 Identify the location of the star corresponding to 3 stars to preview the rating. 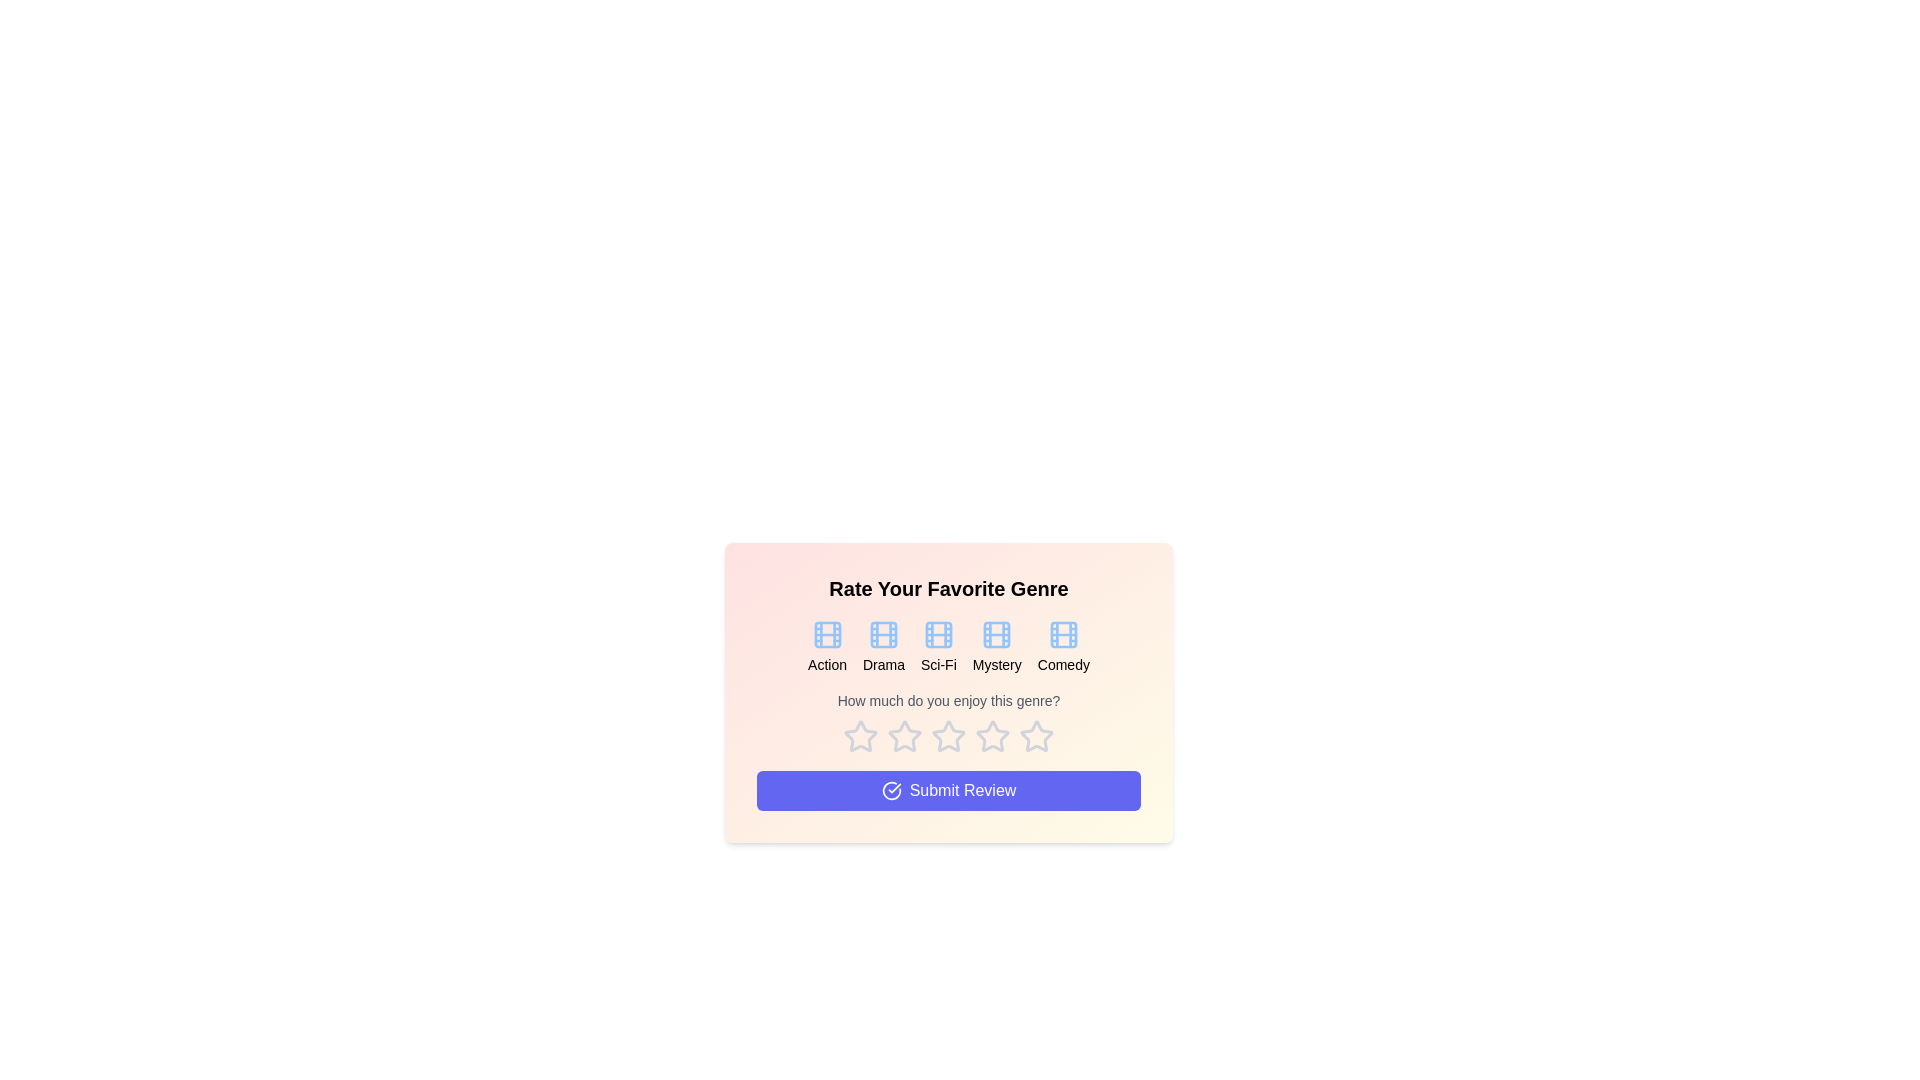
(948, 736).